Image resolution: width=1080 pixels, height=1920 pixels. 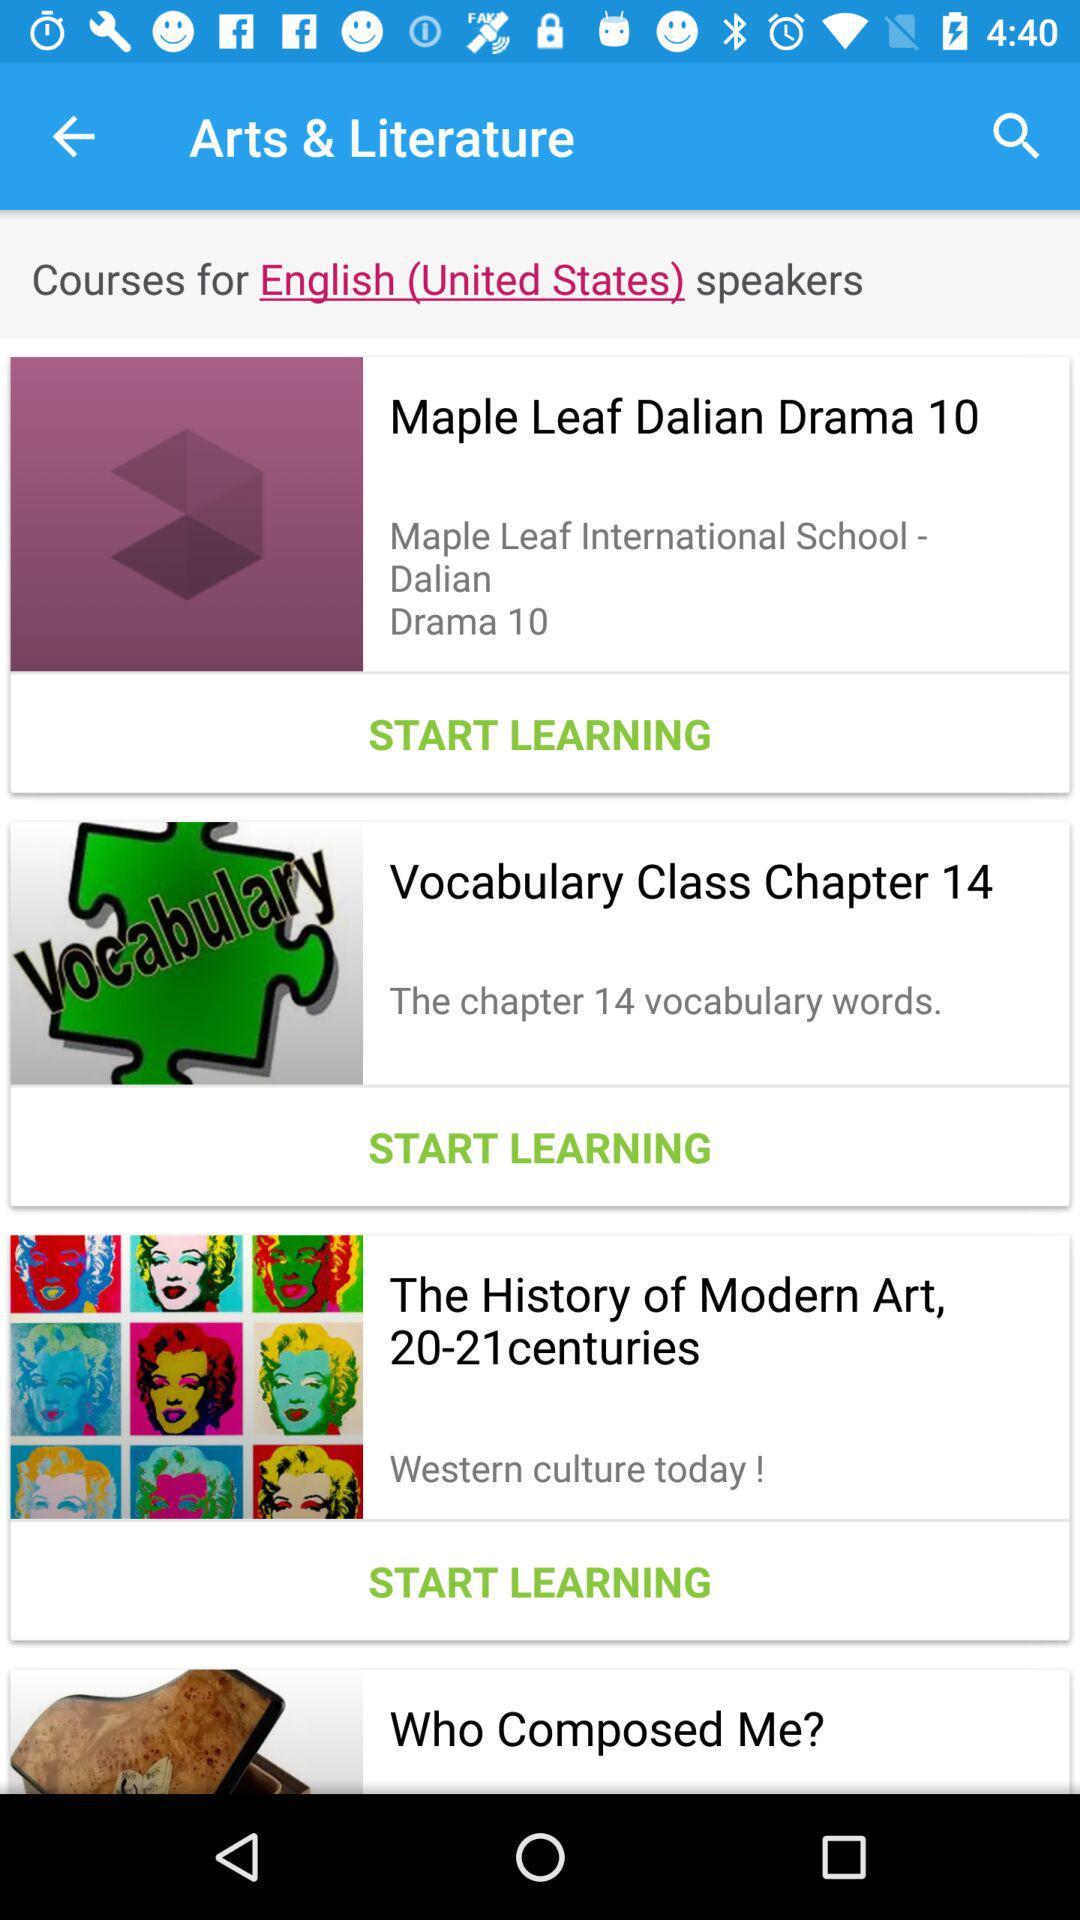 What do you see at coordinates (540, 277) in the screenshot?
I see `the courses for english` at bounding box center [540, 277].